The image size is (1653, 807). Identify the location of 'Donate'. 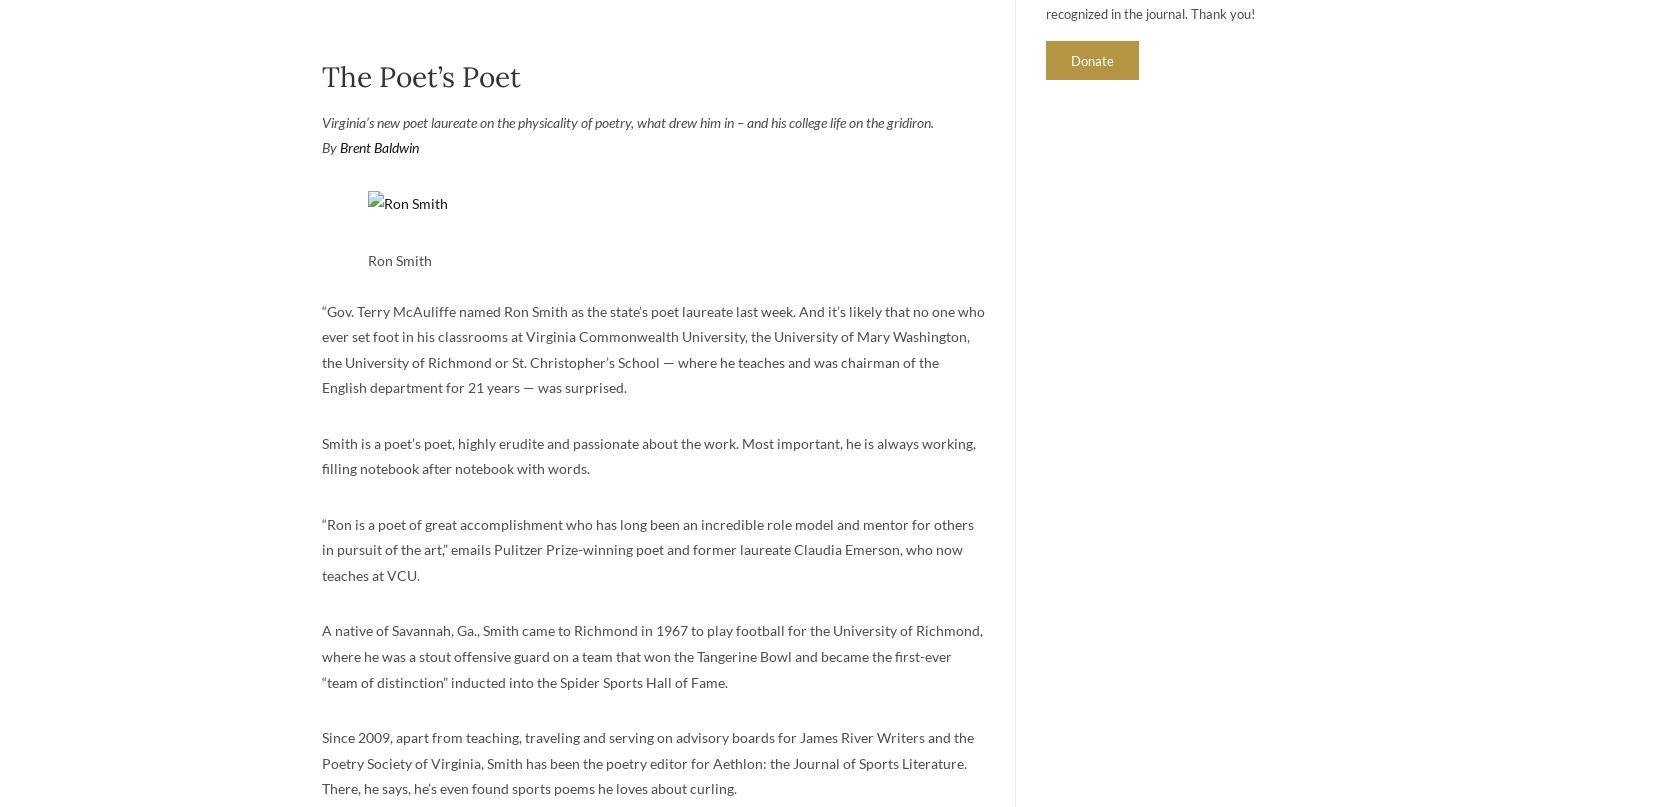
(1091, 61).